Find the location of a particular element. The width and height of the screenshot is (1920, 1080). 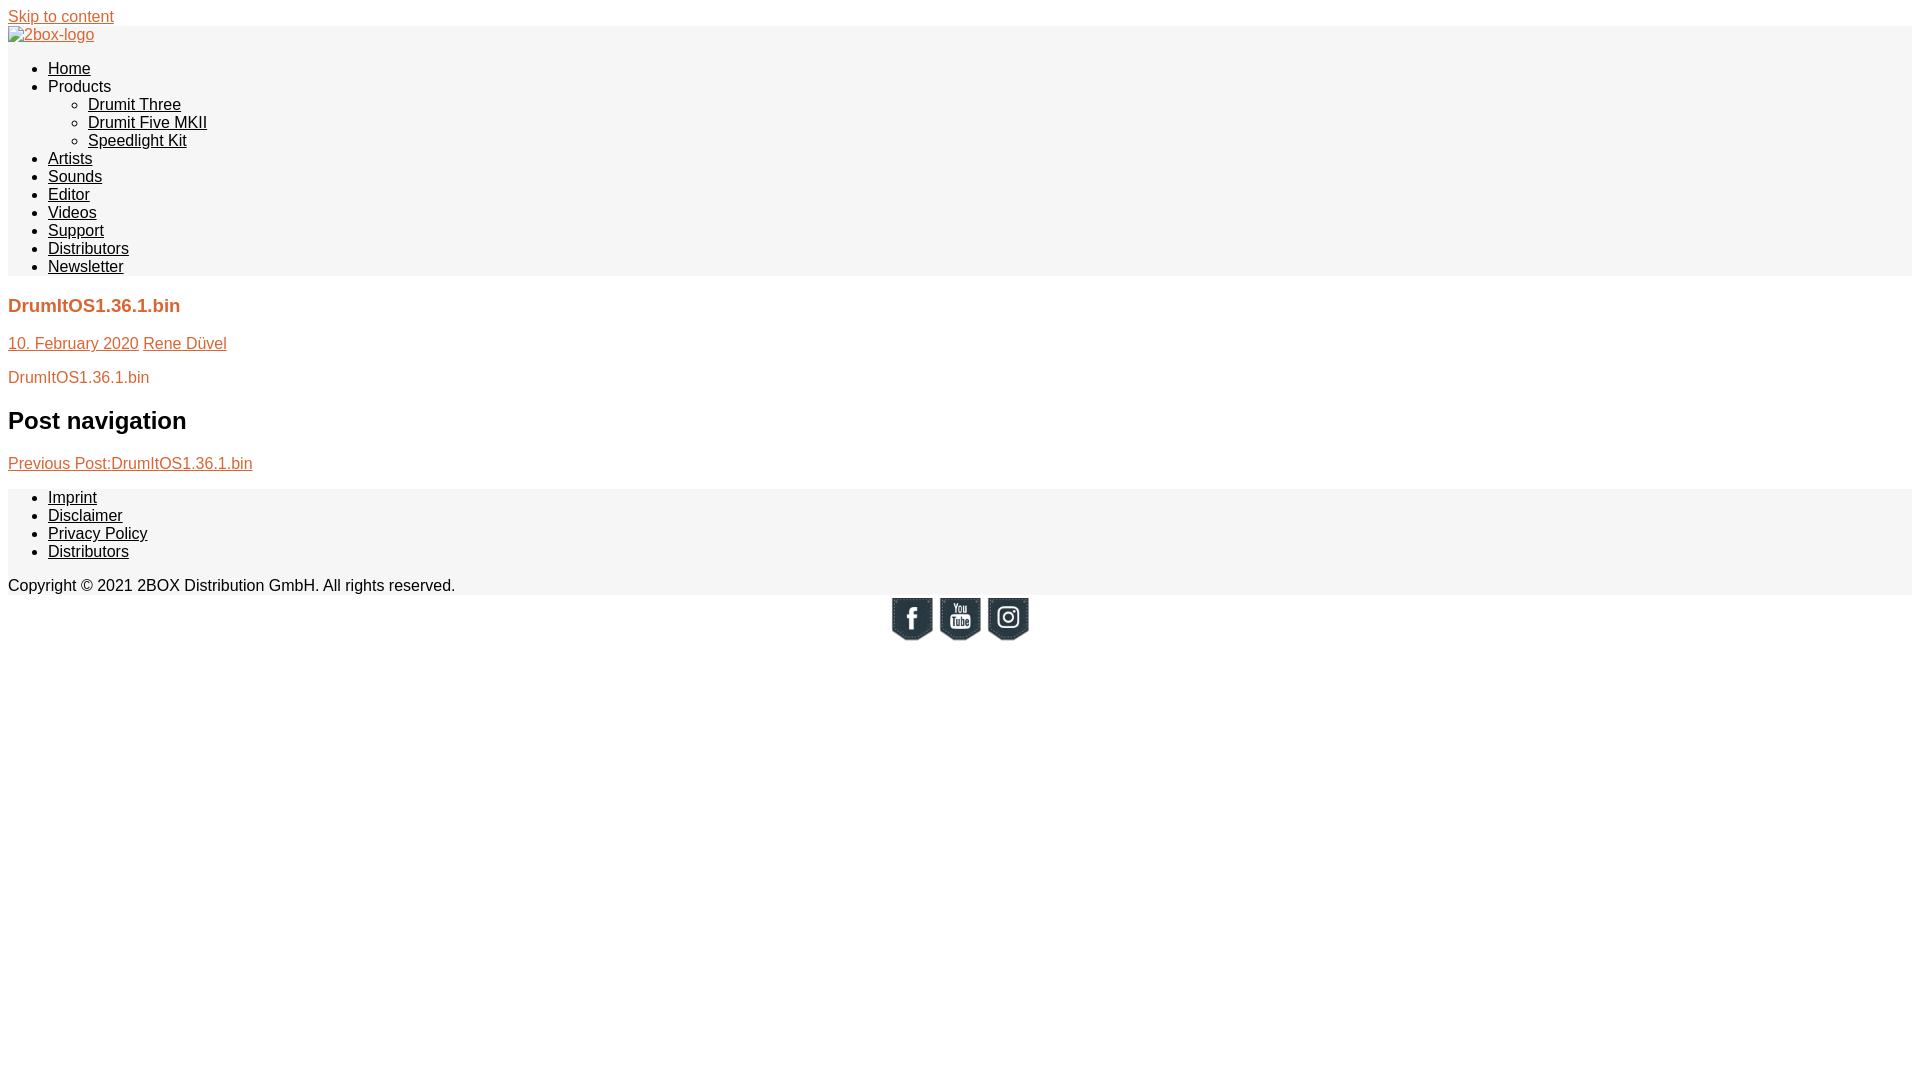

'Sounds' is located at coordinates (48, 175).